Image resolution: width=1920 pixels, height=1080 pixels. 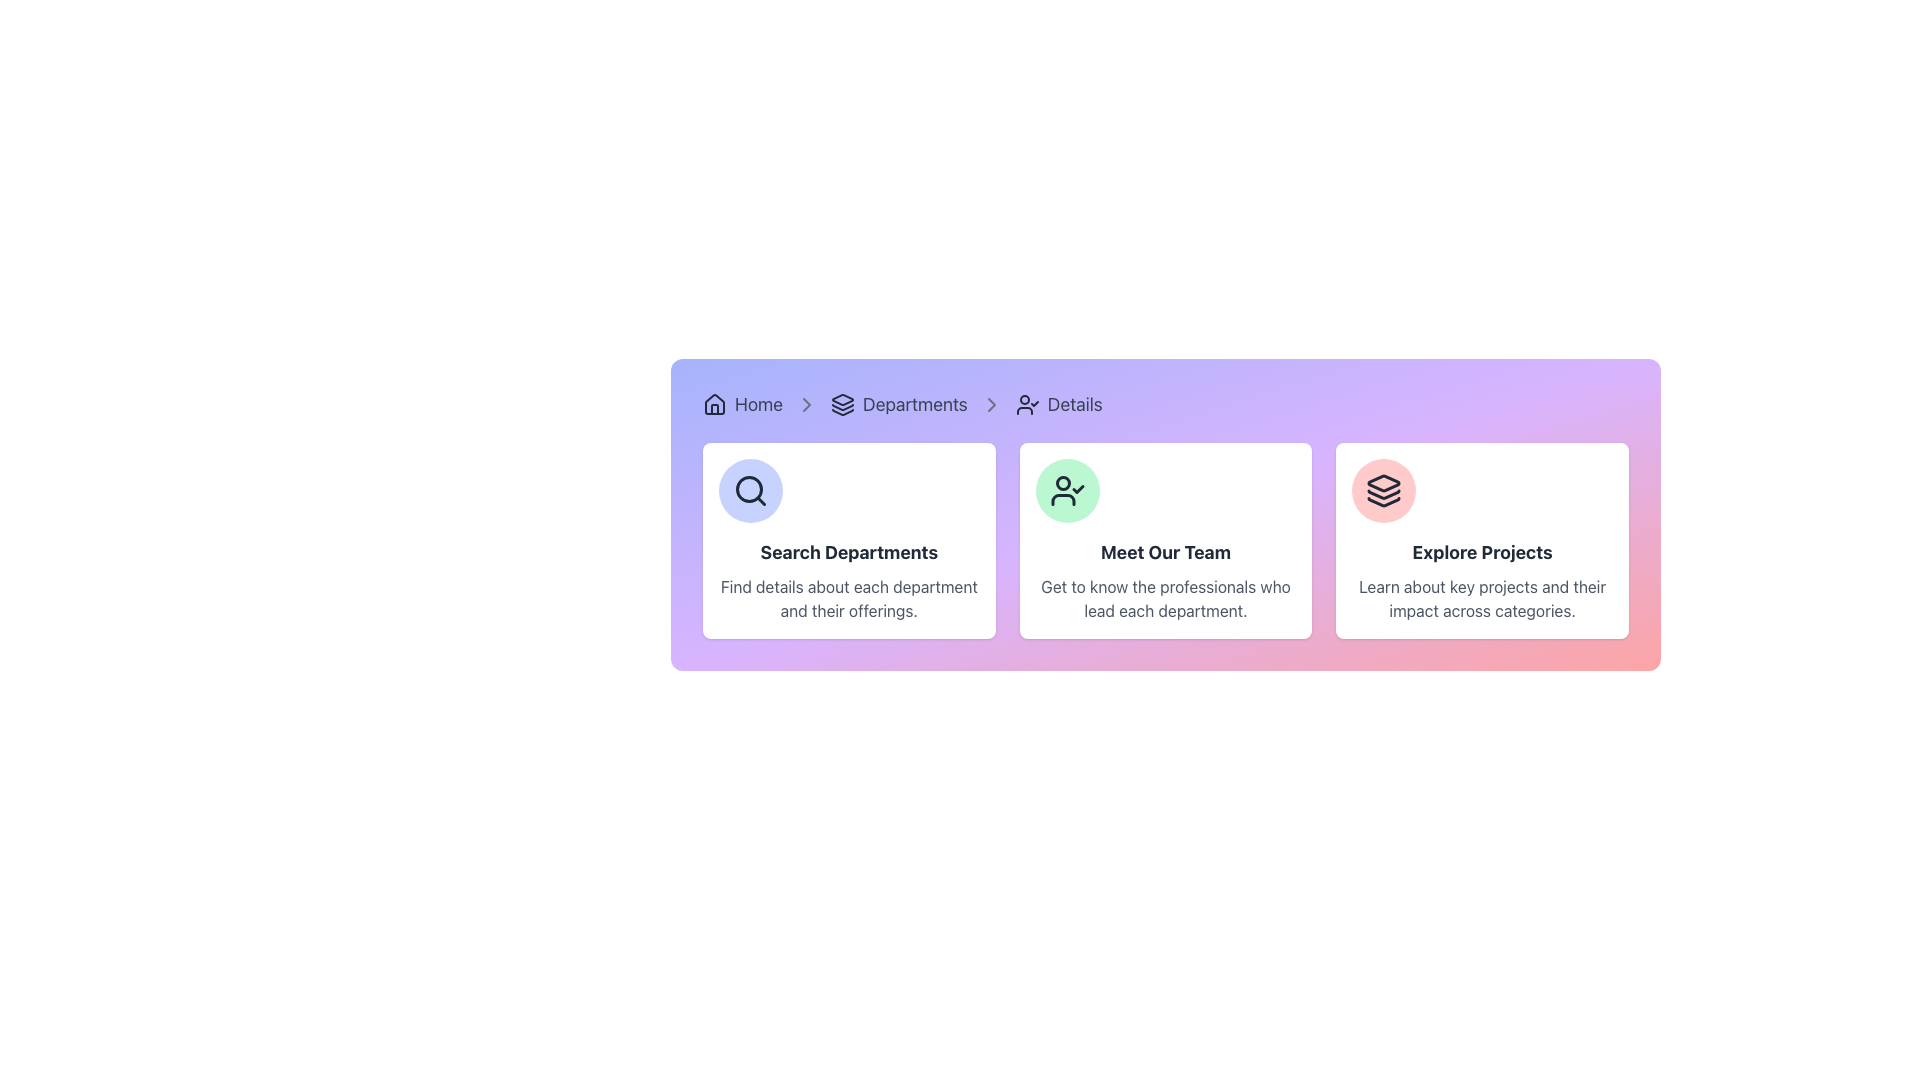 I want to click on descriptive text label located beneath the 'Meet Our Team' title in the center card of the three-card layout, so click(x=1166, y=597).